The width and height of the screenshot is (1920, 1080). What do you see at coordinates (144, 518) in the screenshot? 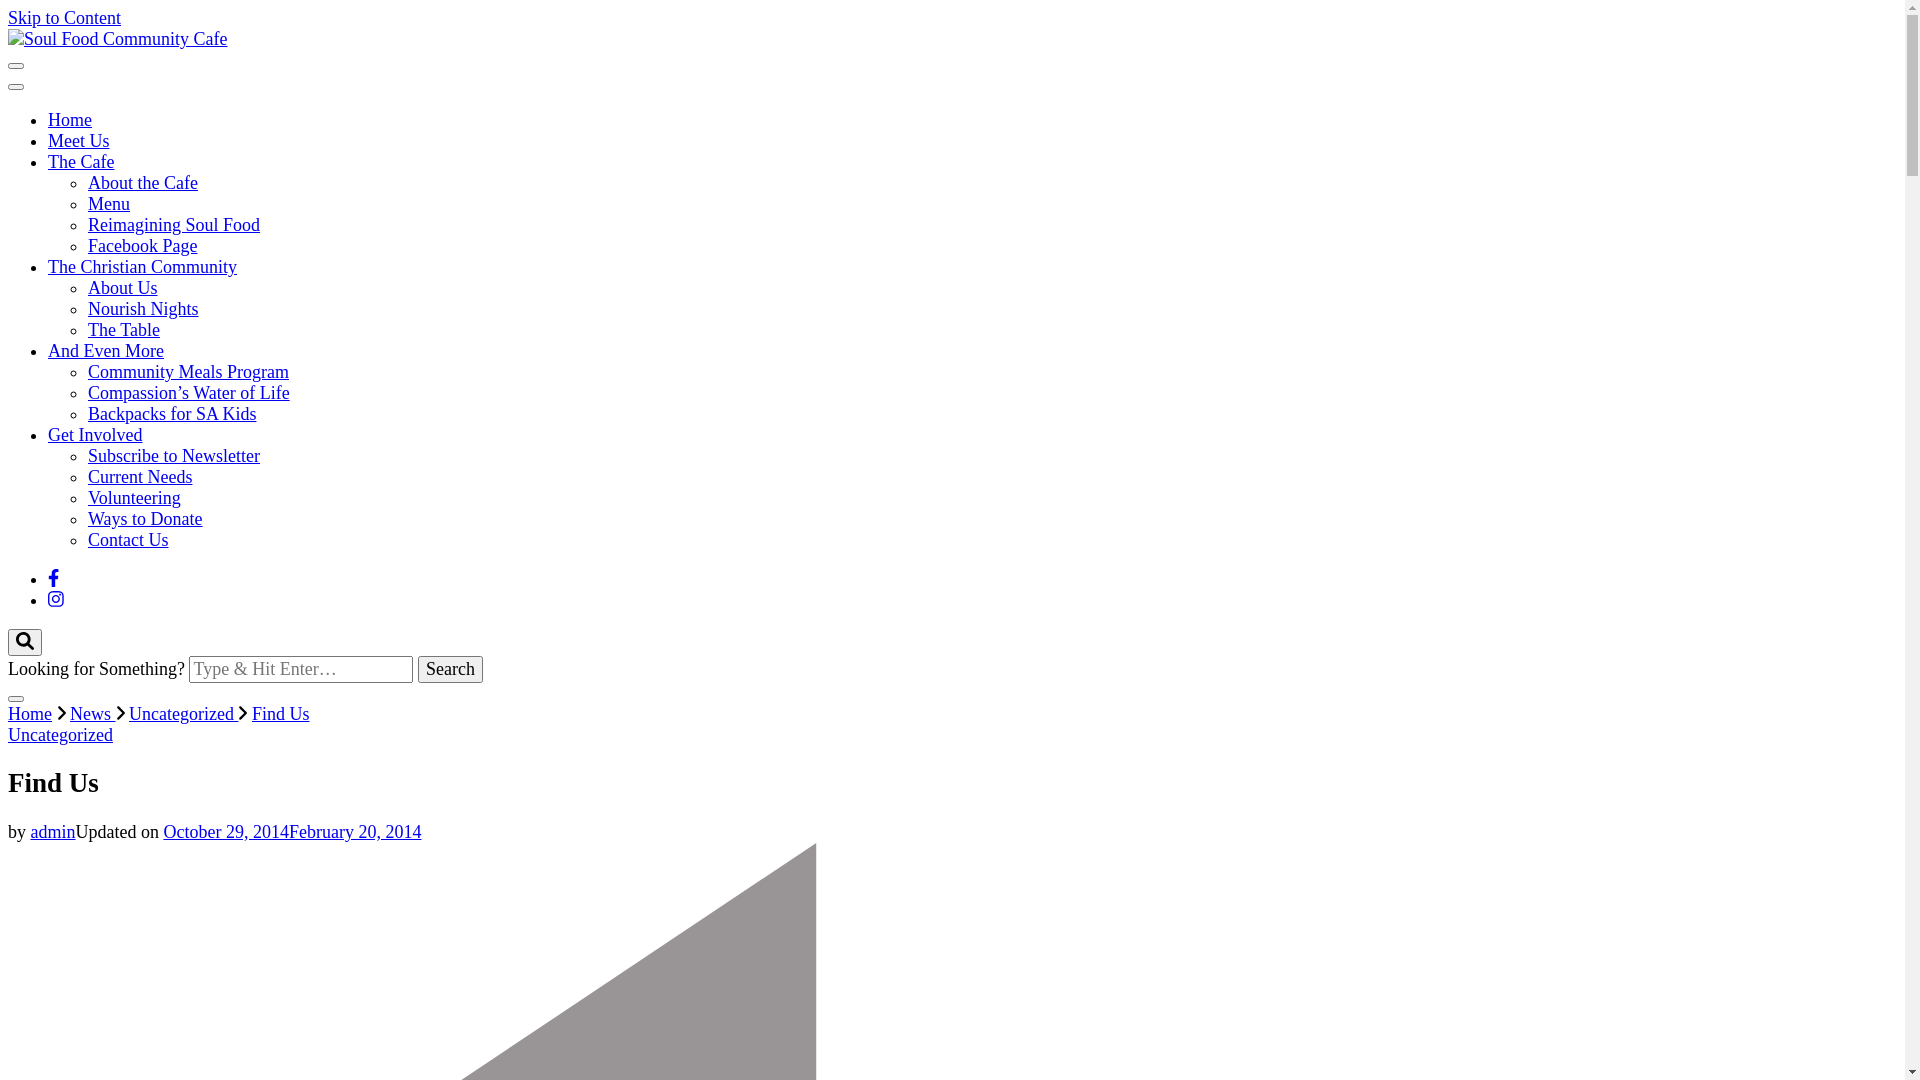
I see `'Ways to Donate'` at bounding box center [144, 518].